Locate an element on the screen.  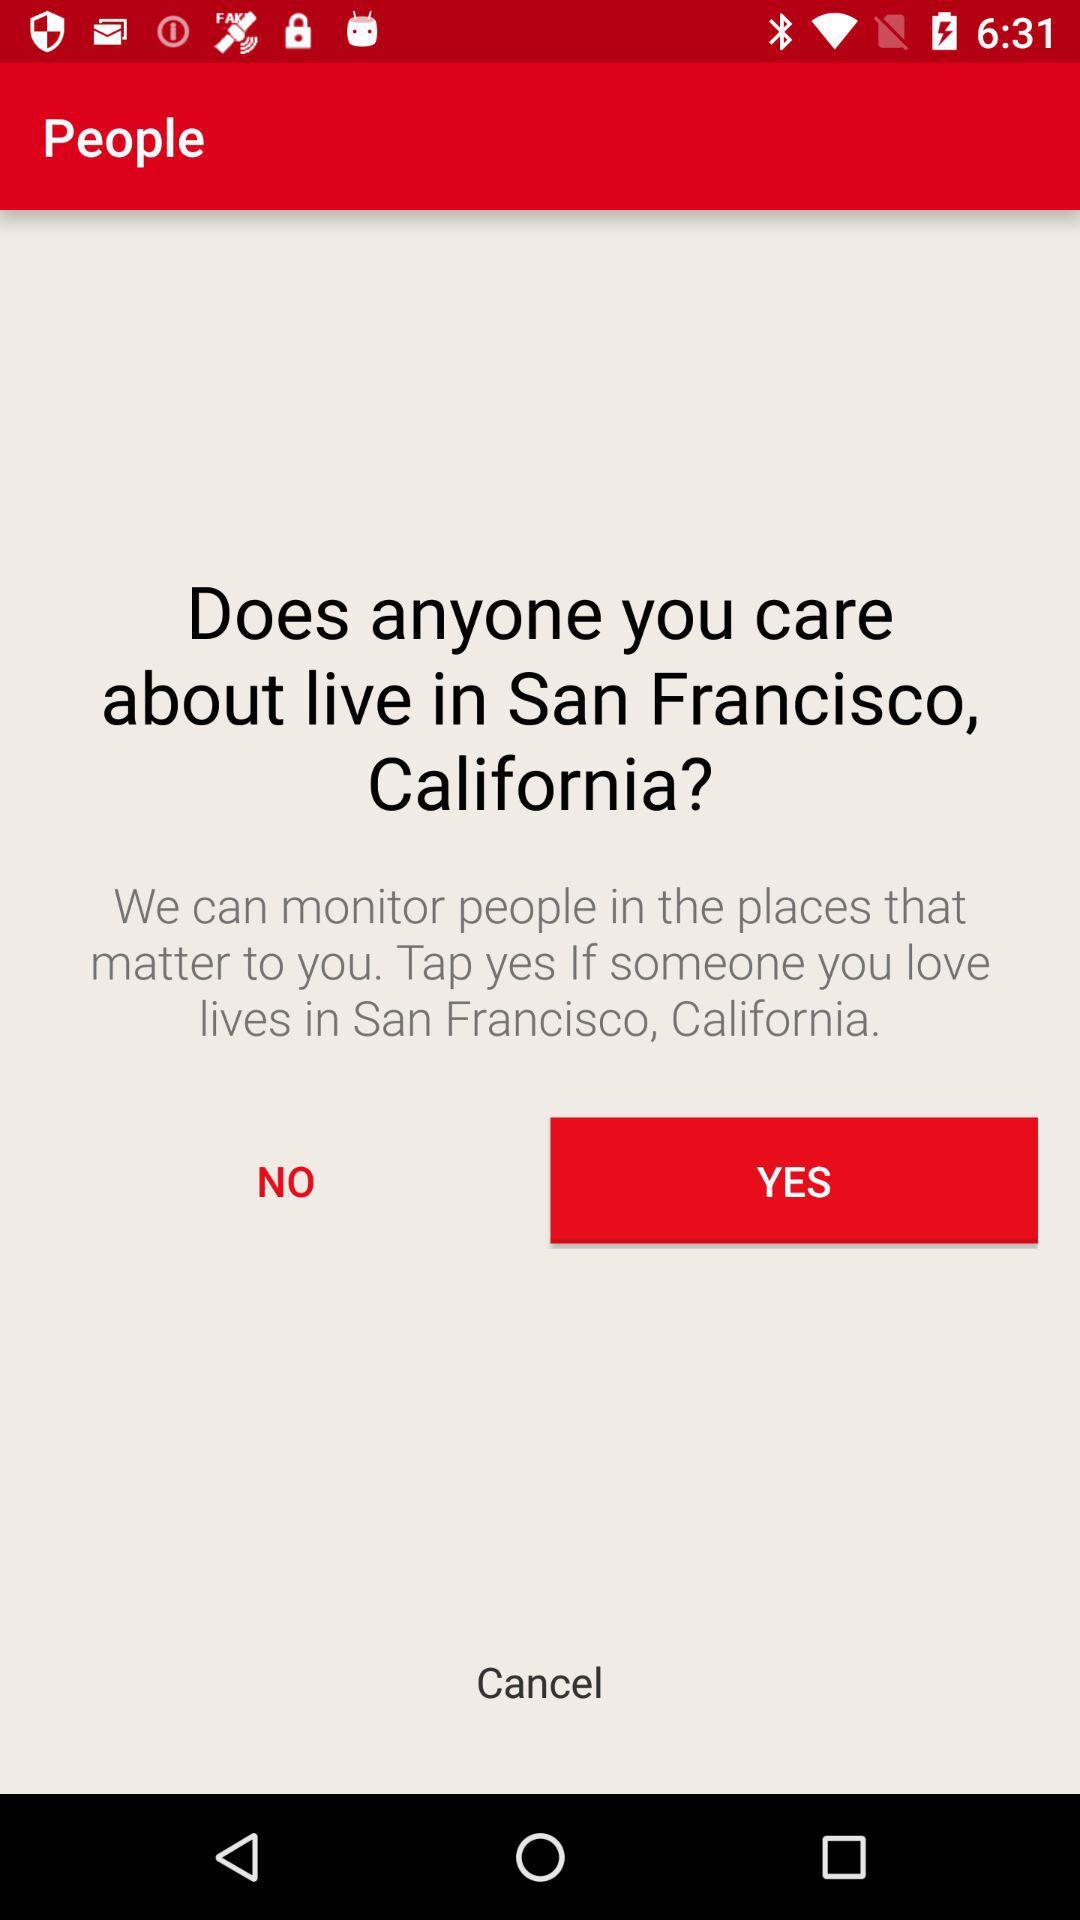
the icon next to yes item is located at coordinates (285, 1180).